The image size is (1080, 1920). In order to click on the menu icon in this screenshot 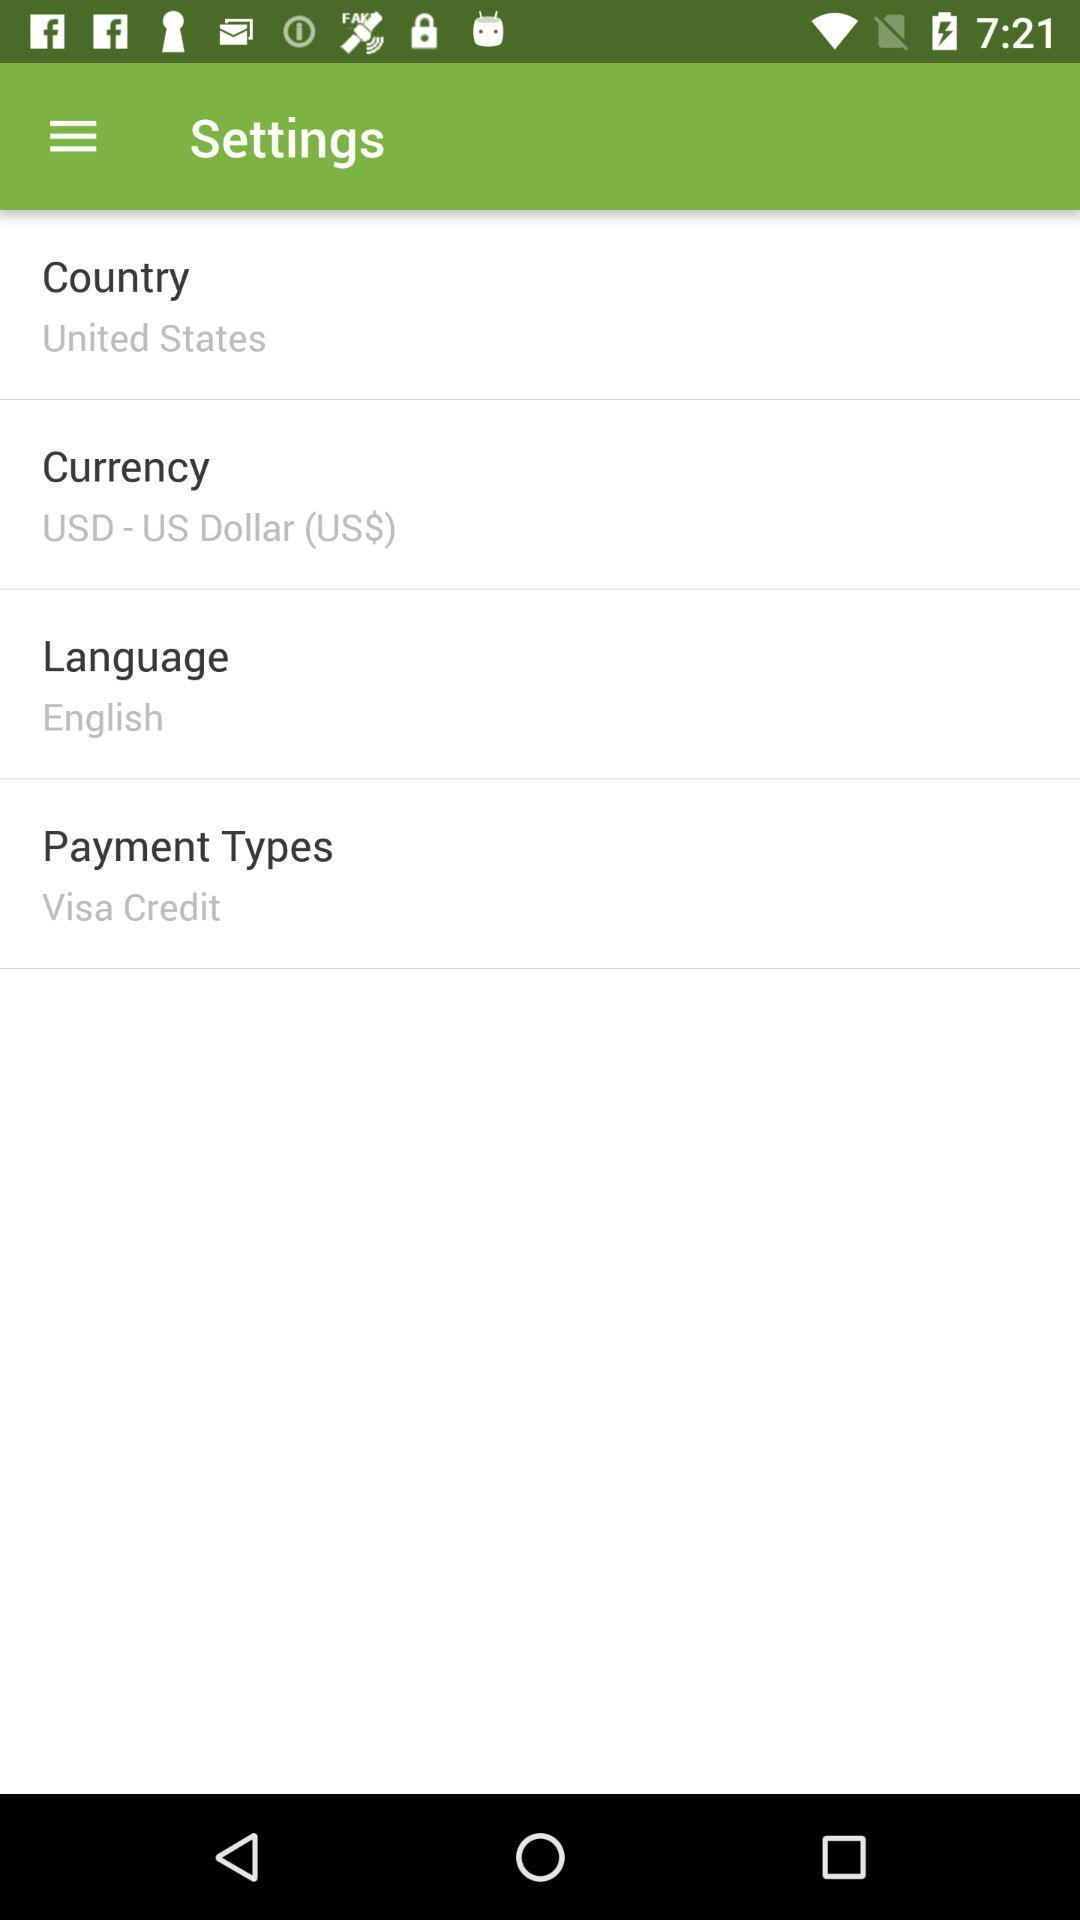, I will do `click(72, 135)`.